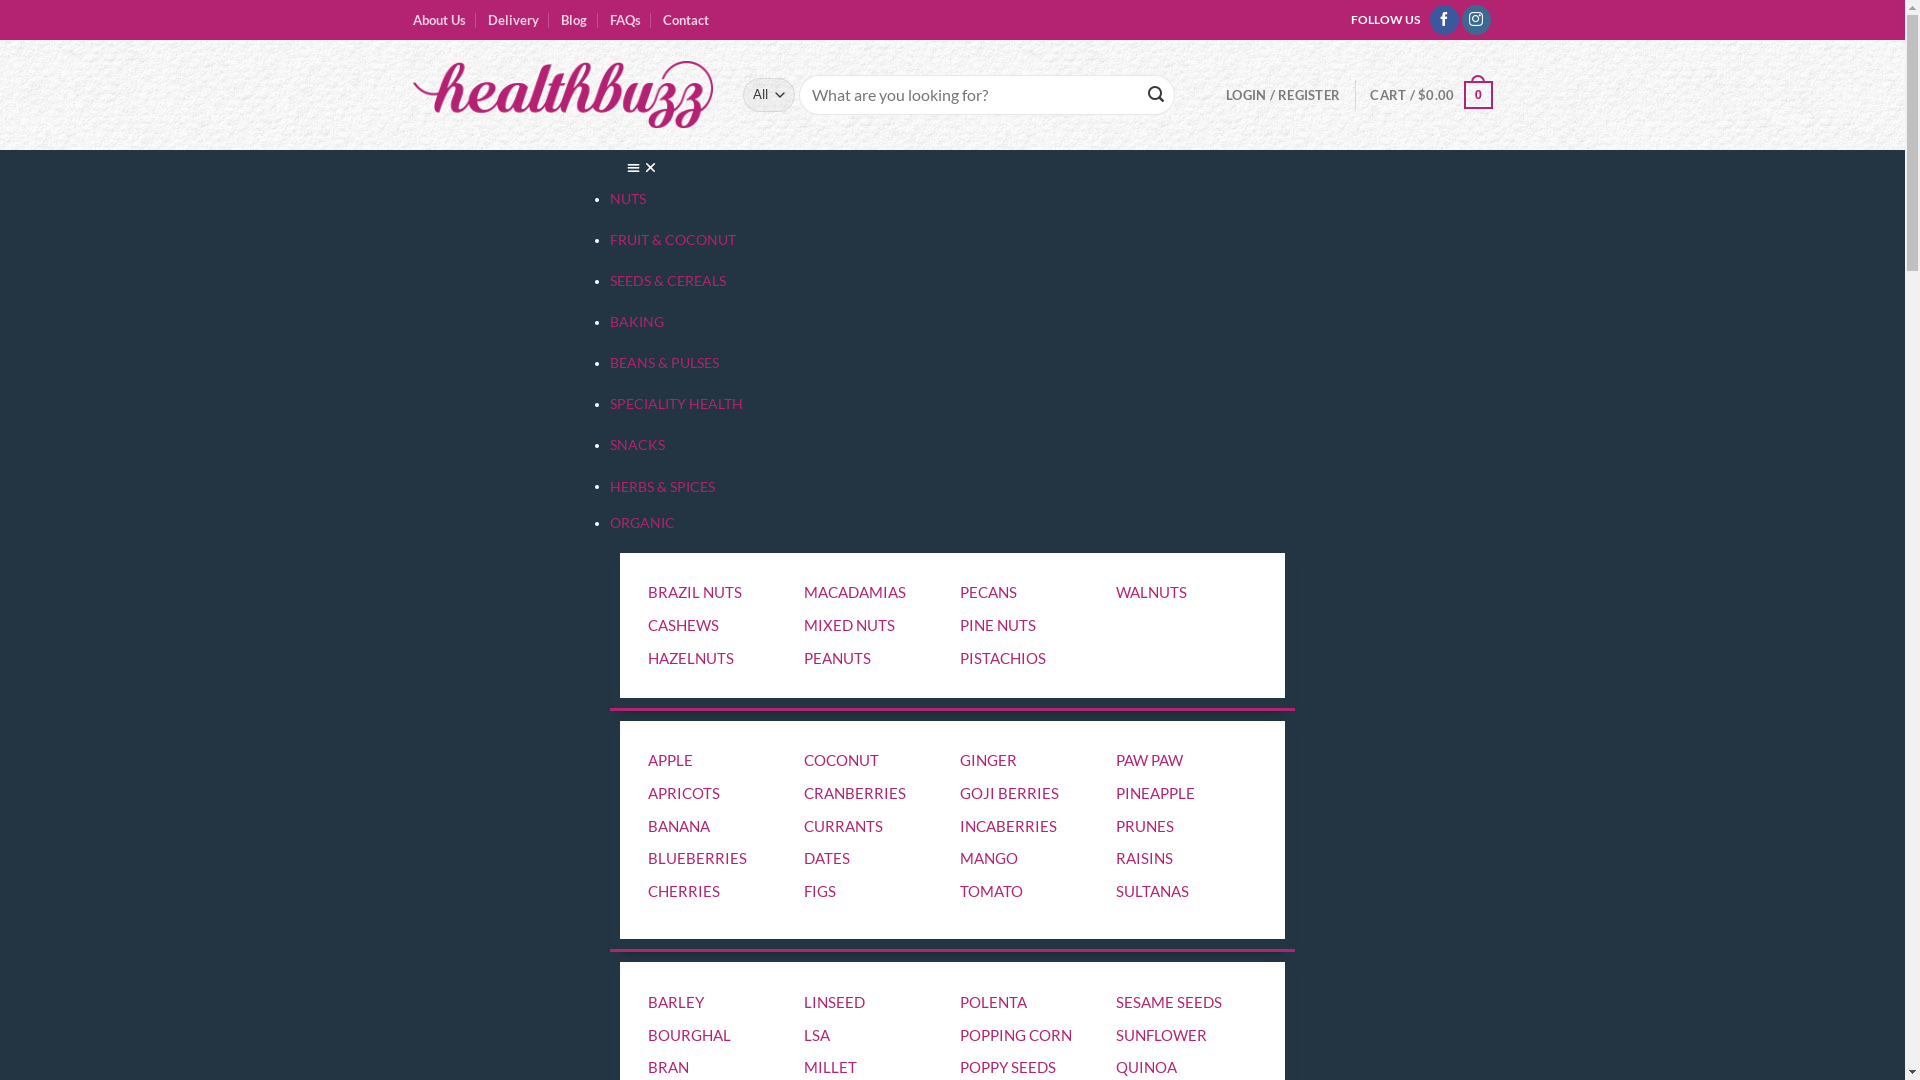 Image resolution: width=1920 pixels, height=1080 pixels. I want to click on 'BRAN', so click(668, 1066).